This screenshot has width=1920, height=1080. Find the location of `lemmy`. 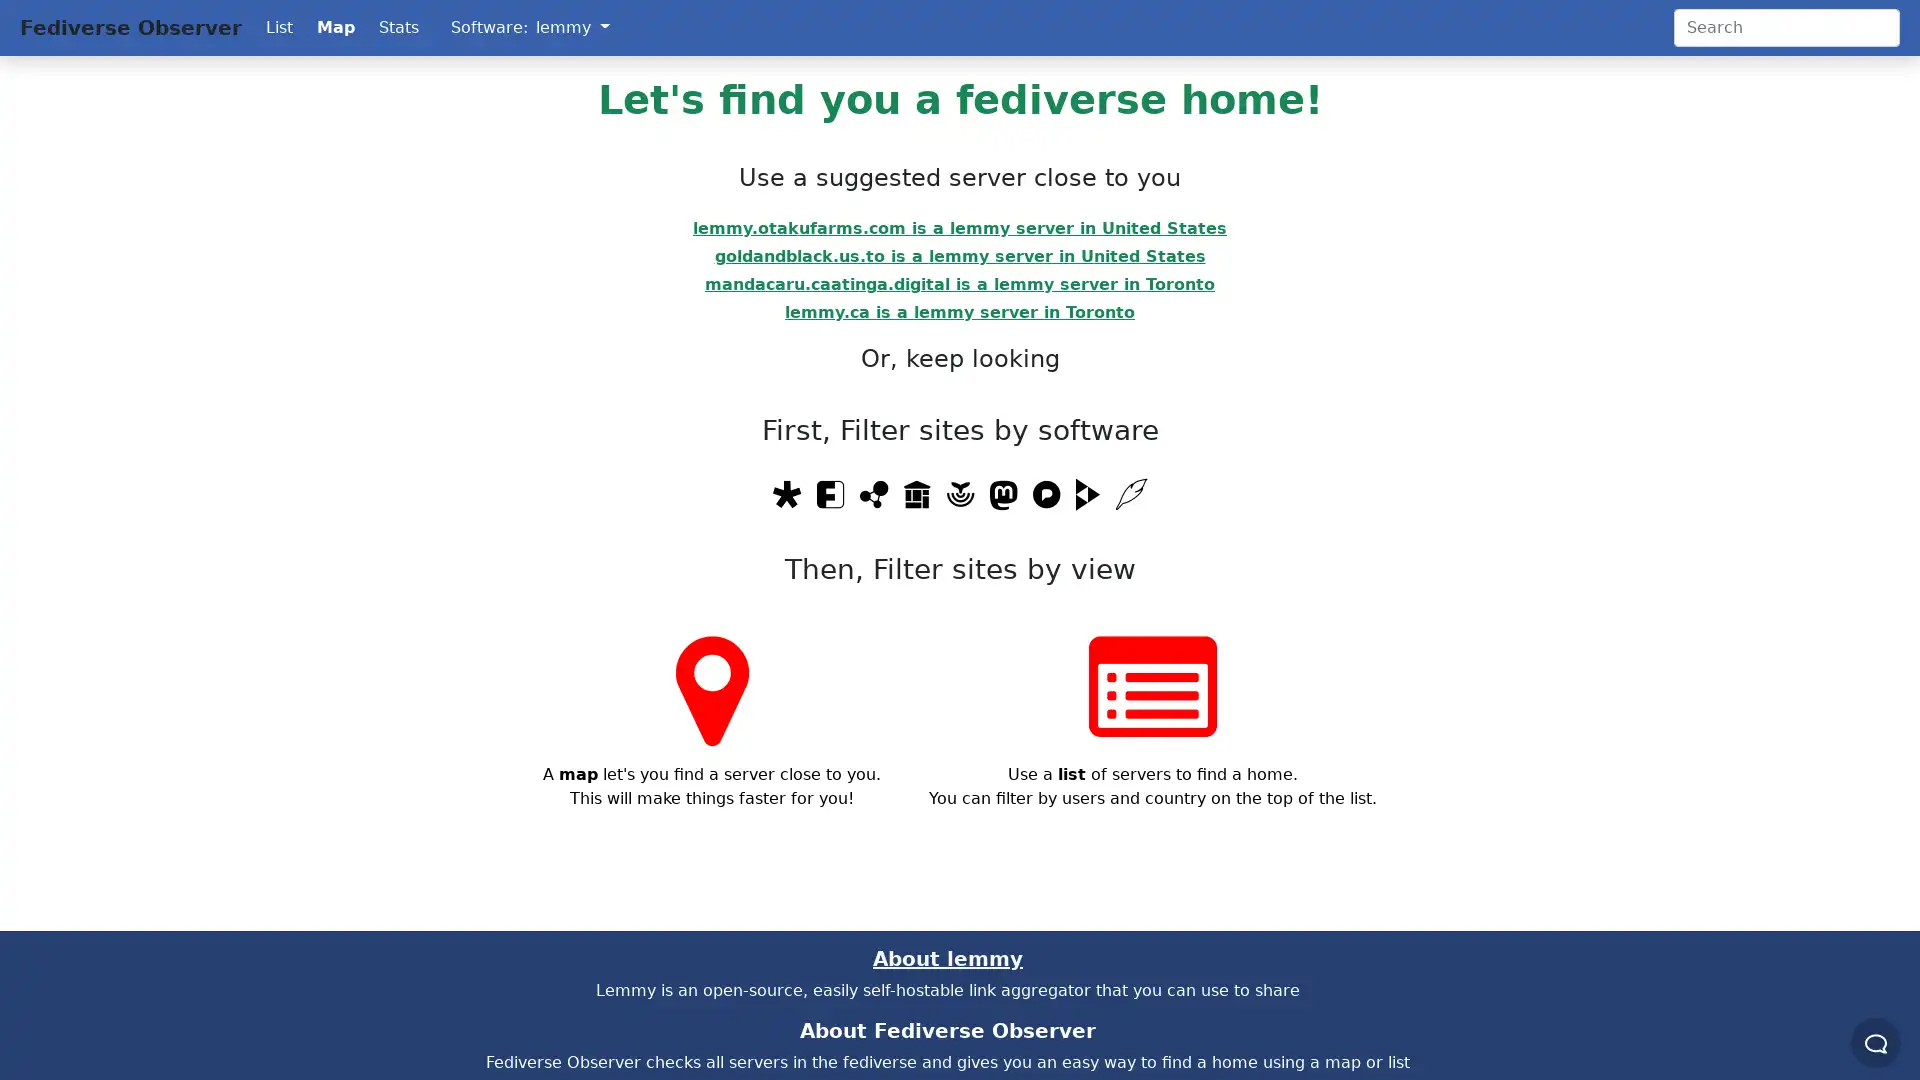

lemmy is located at coordinates (571, 27).